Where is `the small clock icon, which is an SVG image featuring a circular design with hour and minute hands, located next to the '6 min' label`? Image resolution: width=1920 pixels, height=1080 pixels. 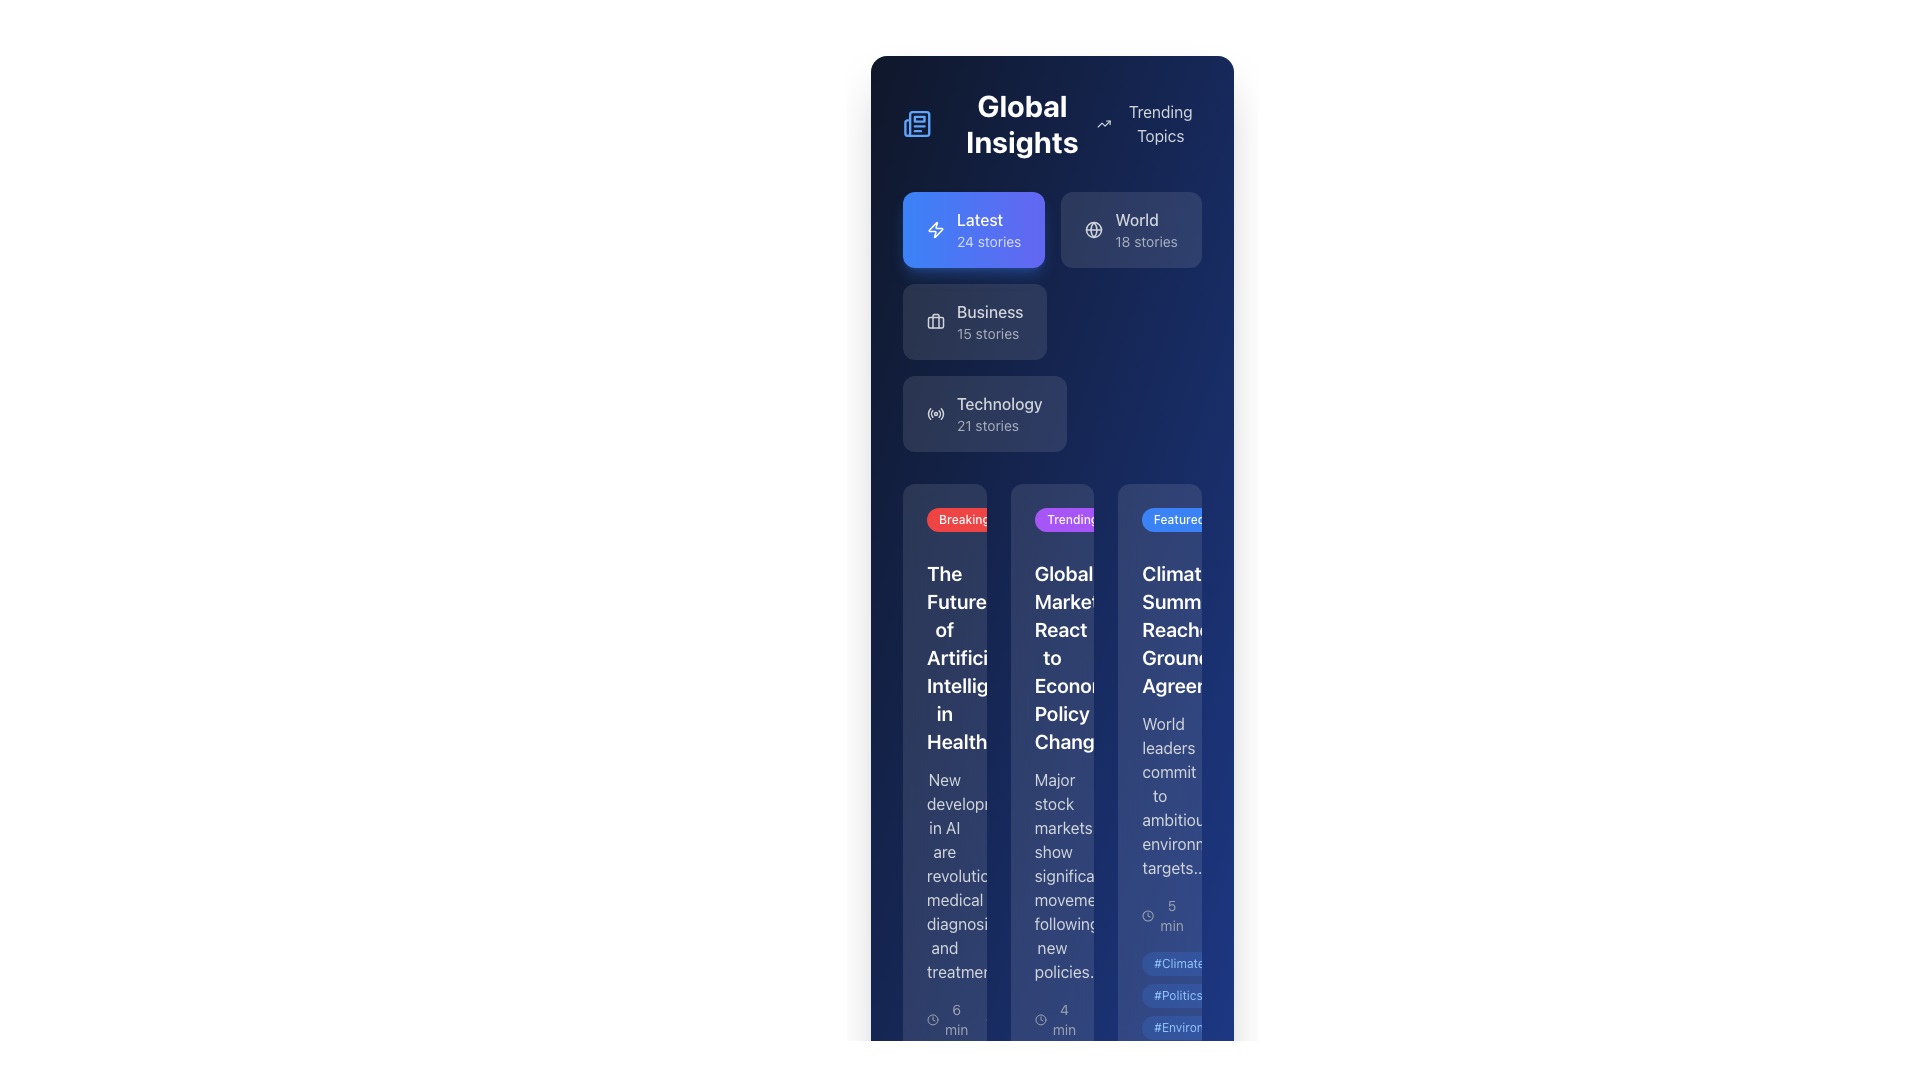 the small clock icon, which is an SVG image featuring a circular design with hour and minute hands, located next to the '6 min' label is located at coordinates (932, 1019).